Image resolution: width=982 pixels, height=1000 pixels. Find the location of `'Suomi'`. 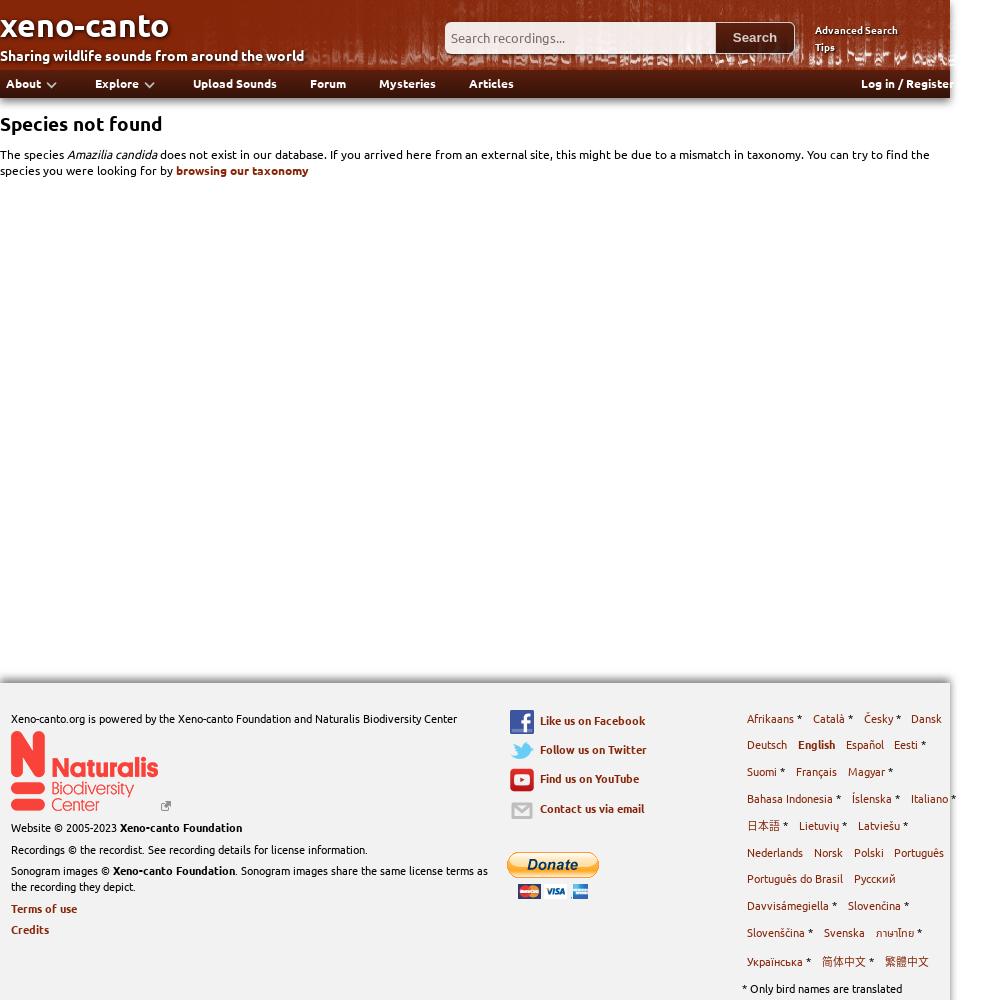

'Suomi' is located at coordinates (762, 771).